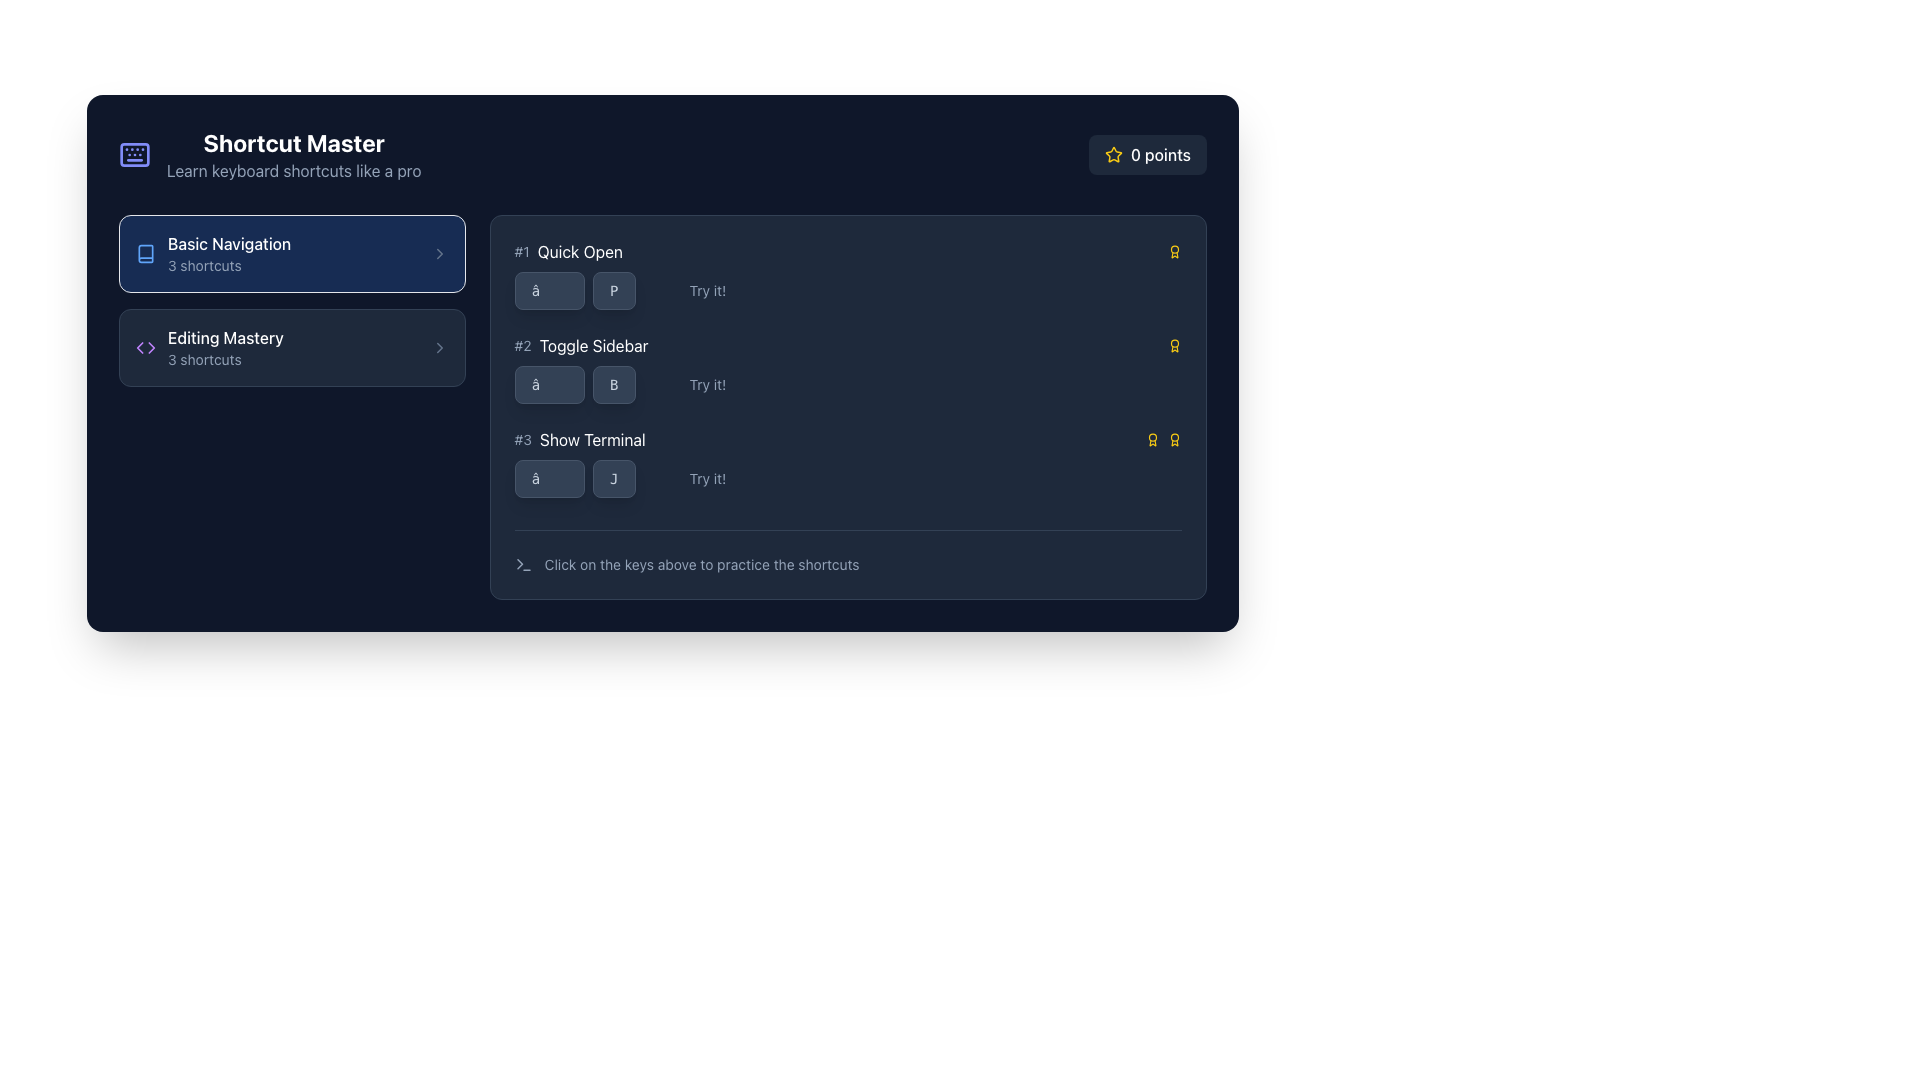  Describe the element at coordinates (848, 478) in the screenshot. I see `the 'Try it!' button in the Interactive tutorial row for the shortcut 'Show Terminal' to attempt the shortcut` at that location.